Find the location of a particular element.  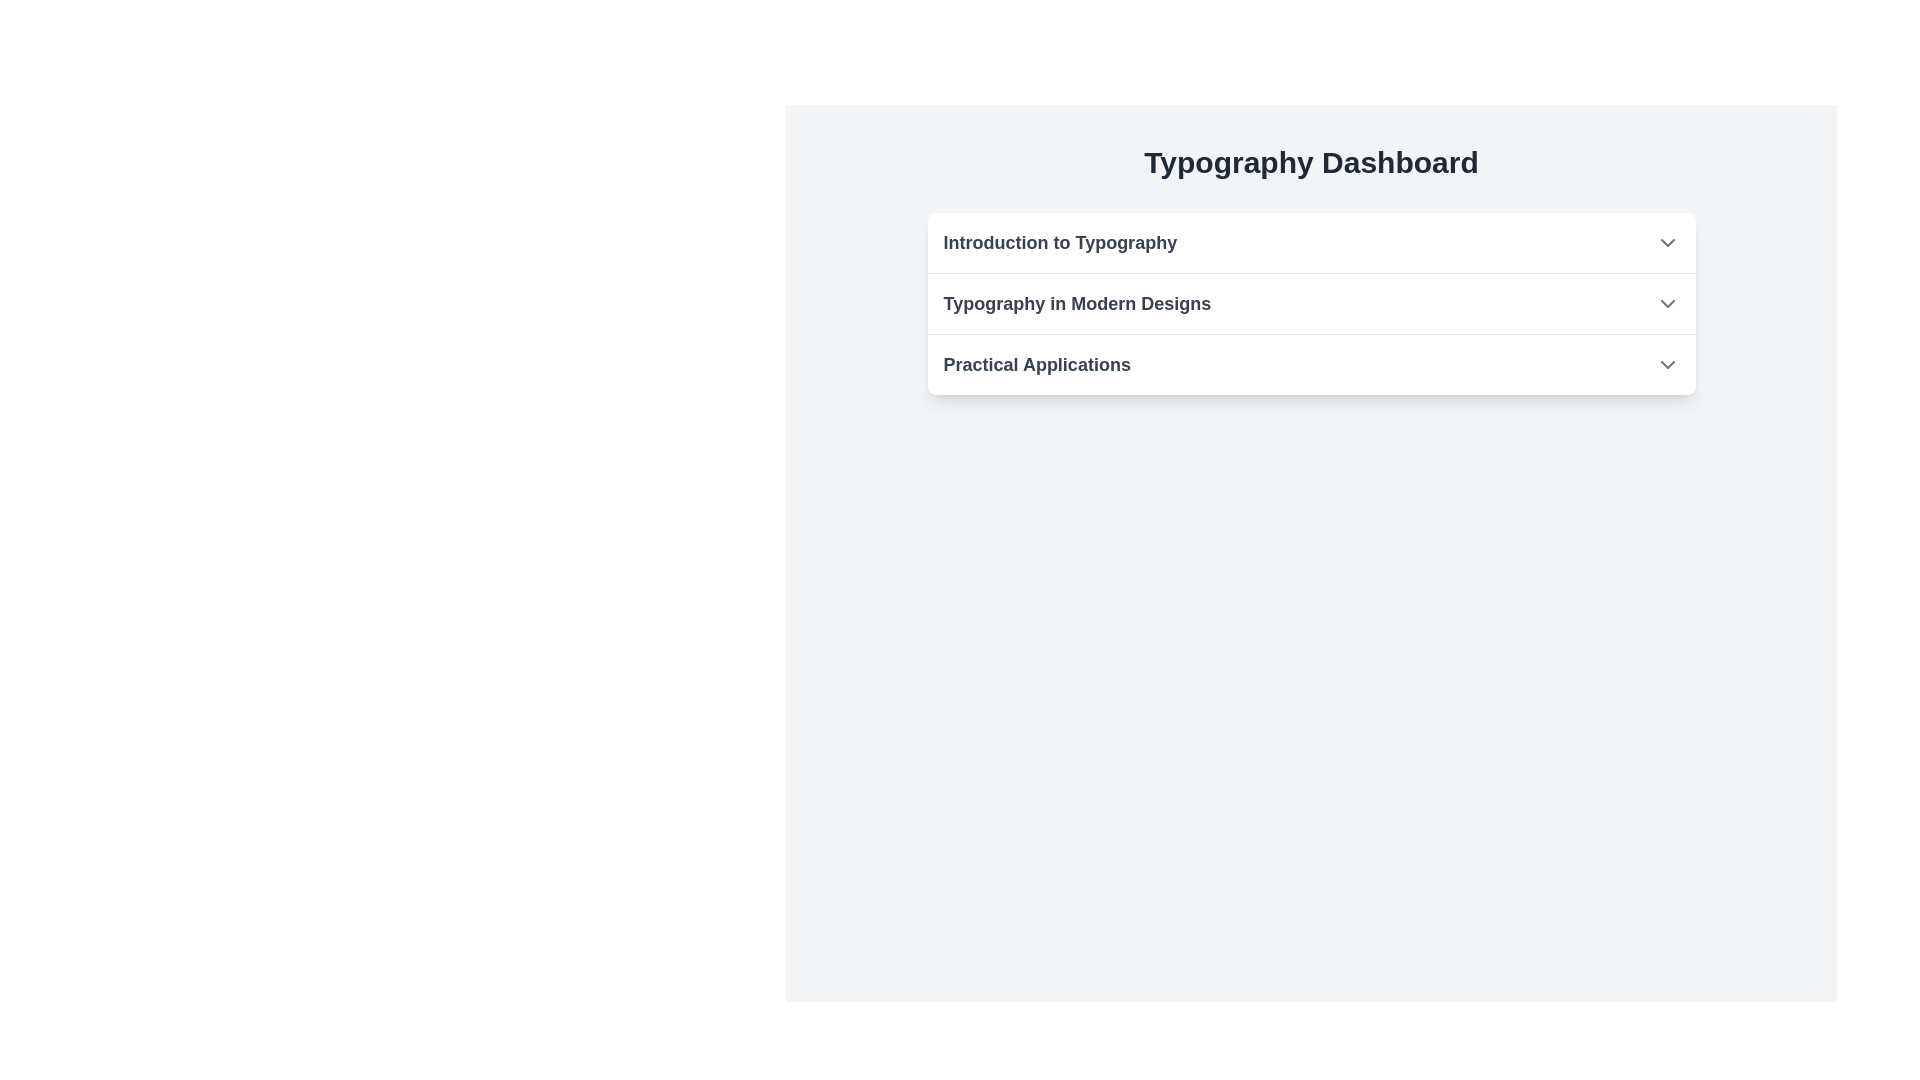

the 'Practical Applications' collapsible list item row within the Typography Dashboard is located at coordinates (1311, 365).